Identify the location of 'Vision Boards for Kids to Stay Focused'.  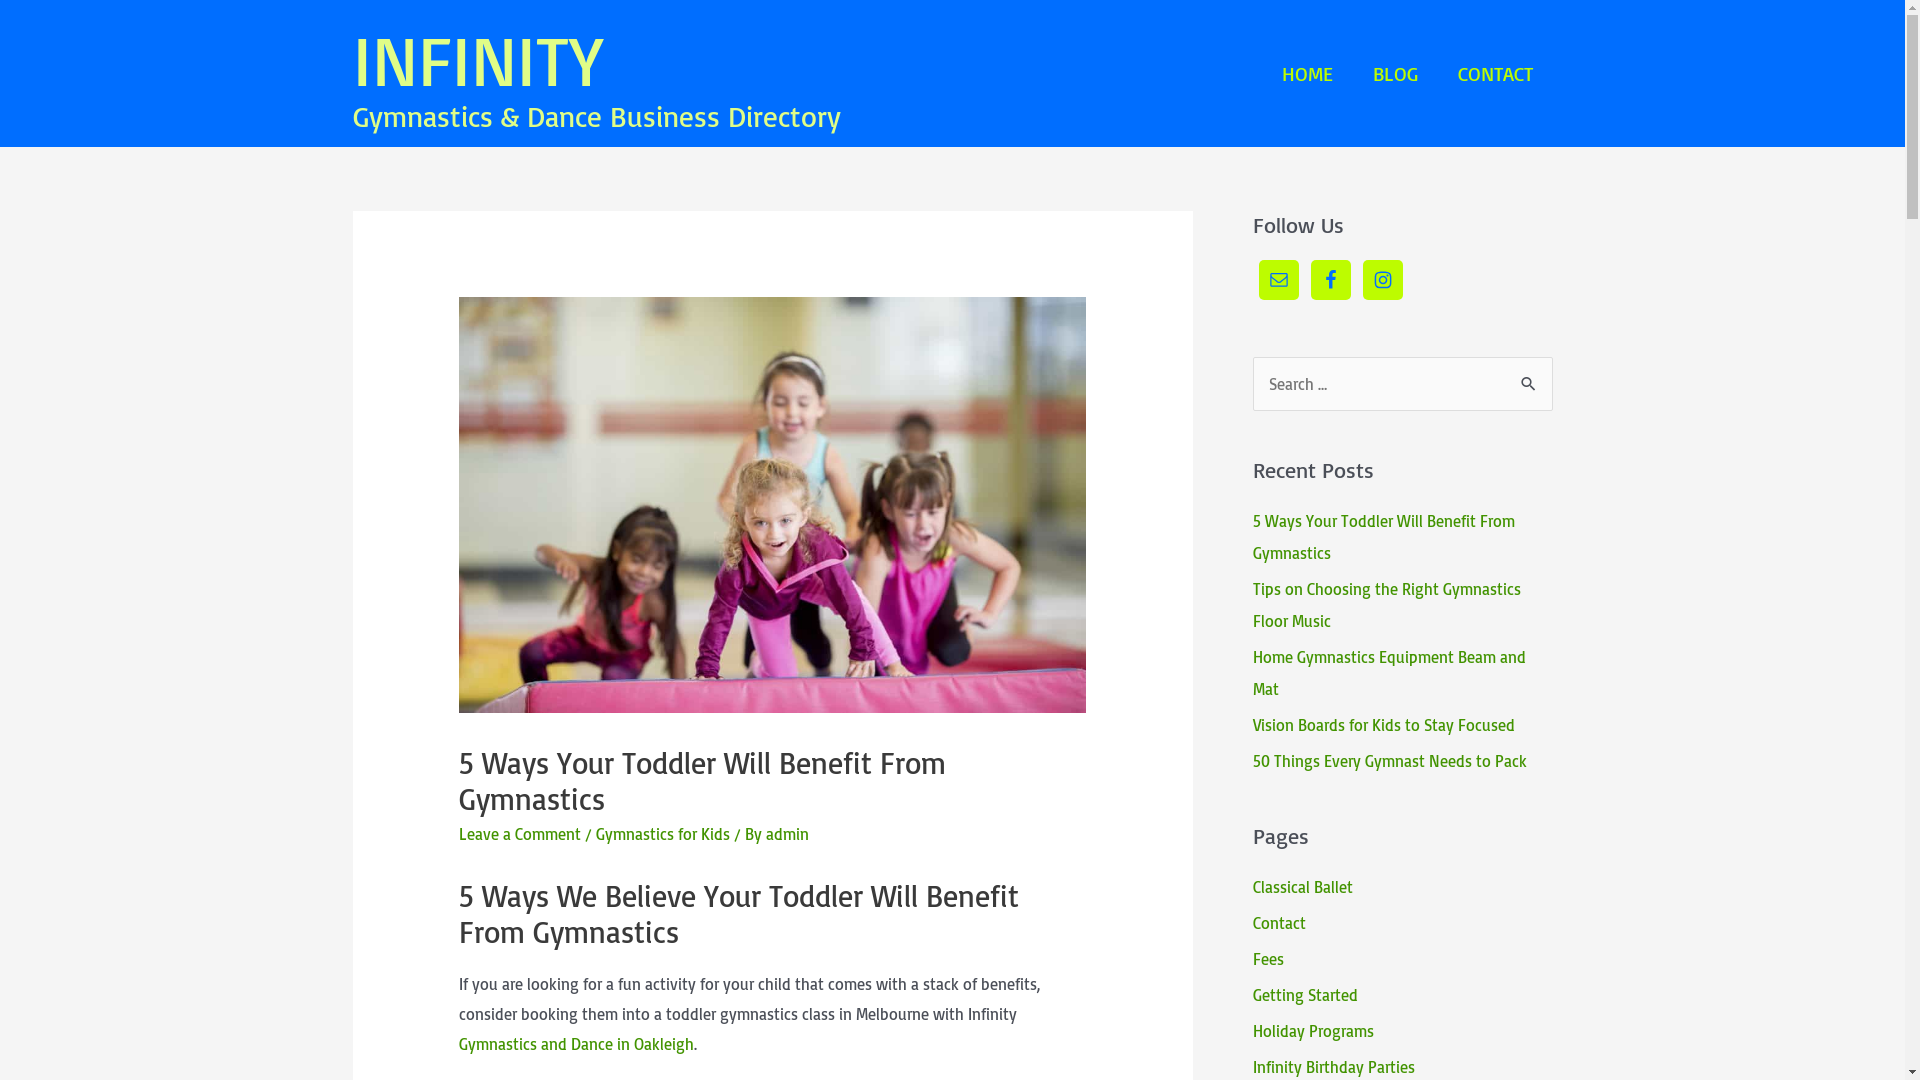
(1381, 725).